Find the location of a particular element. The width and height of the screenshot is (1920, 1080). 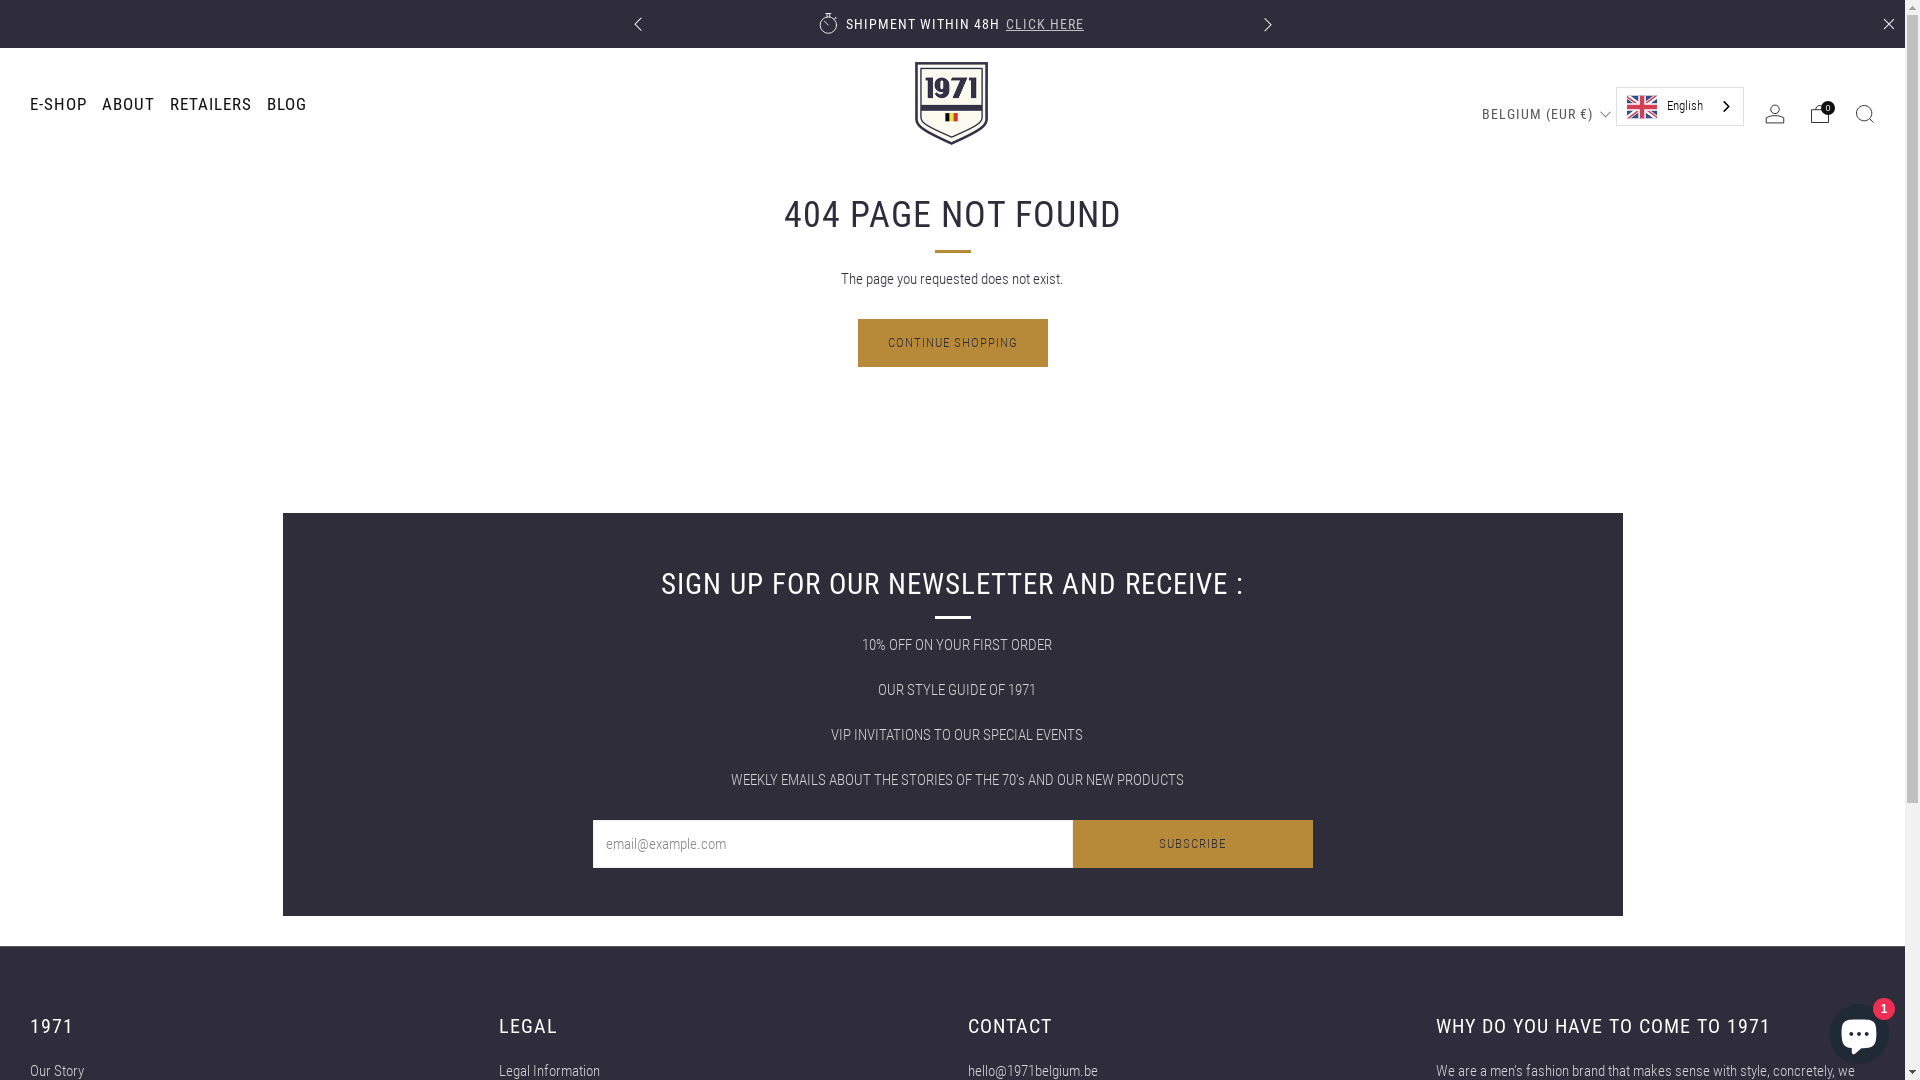

'SUBSCRIBE' is located at coordinates (1191, 844).